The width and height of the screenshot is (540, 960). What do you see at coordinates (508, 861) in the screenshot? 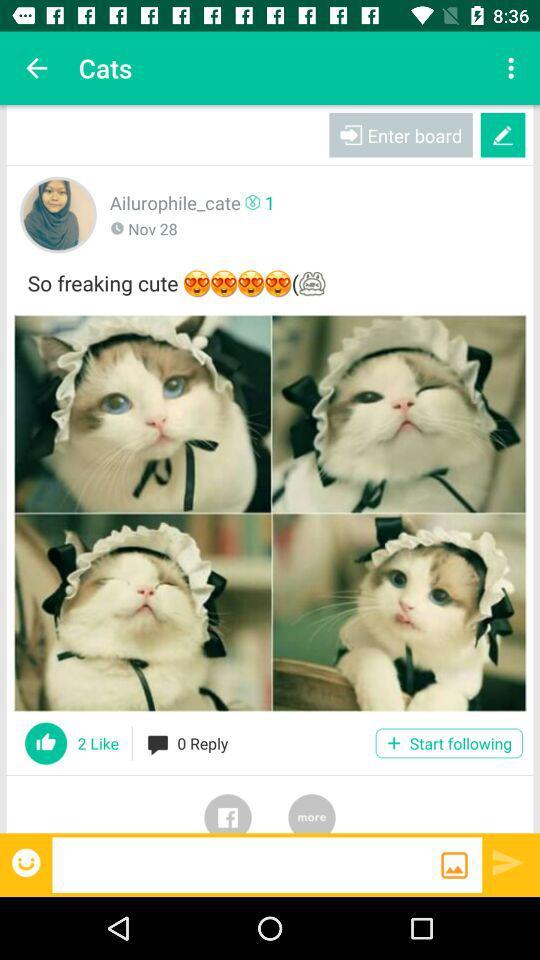
I see `it is the send button` at bounding box center [508, 861].